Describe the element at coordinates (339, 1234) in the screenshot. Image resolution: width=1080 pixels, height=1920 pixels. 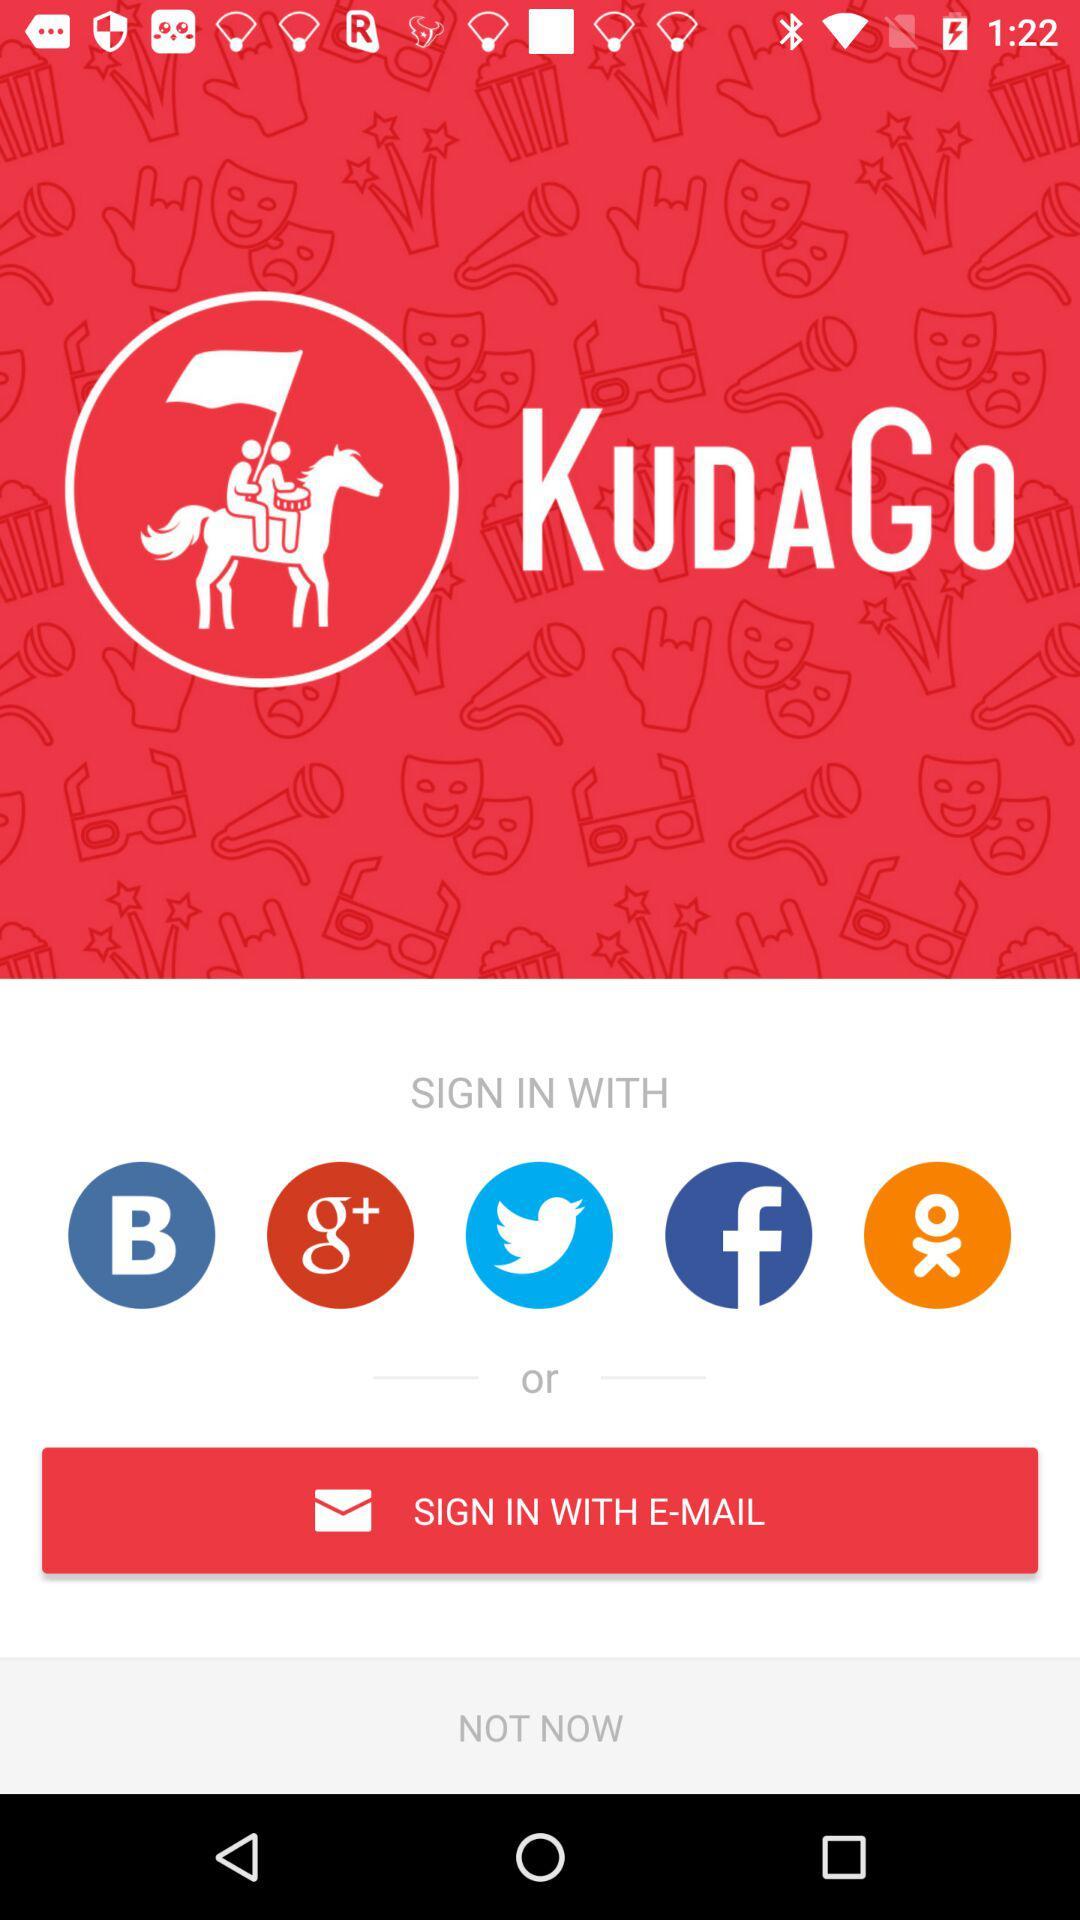
I see `google plus` at that location.